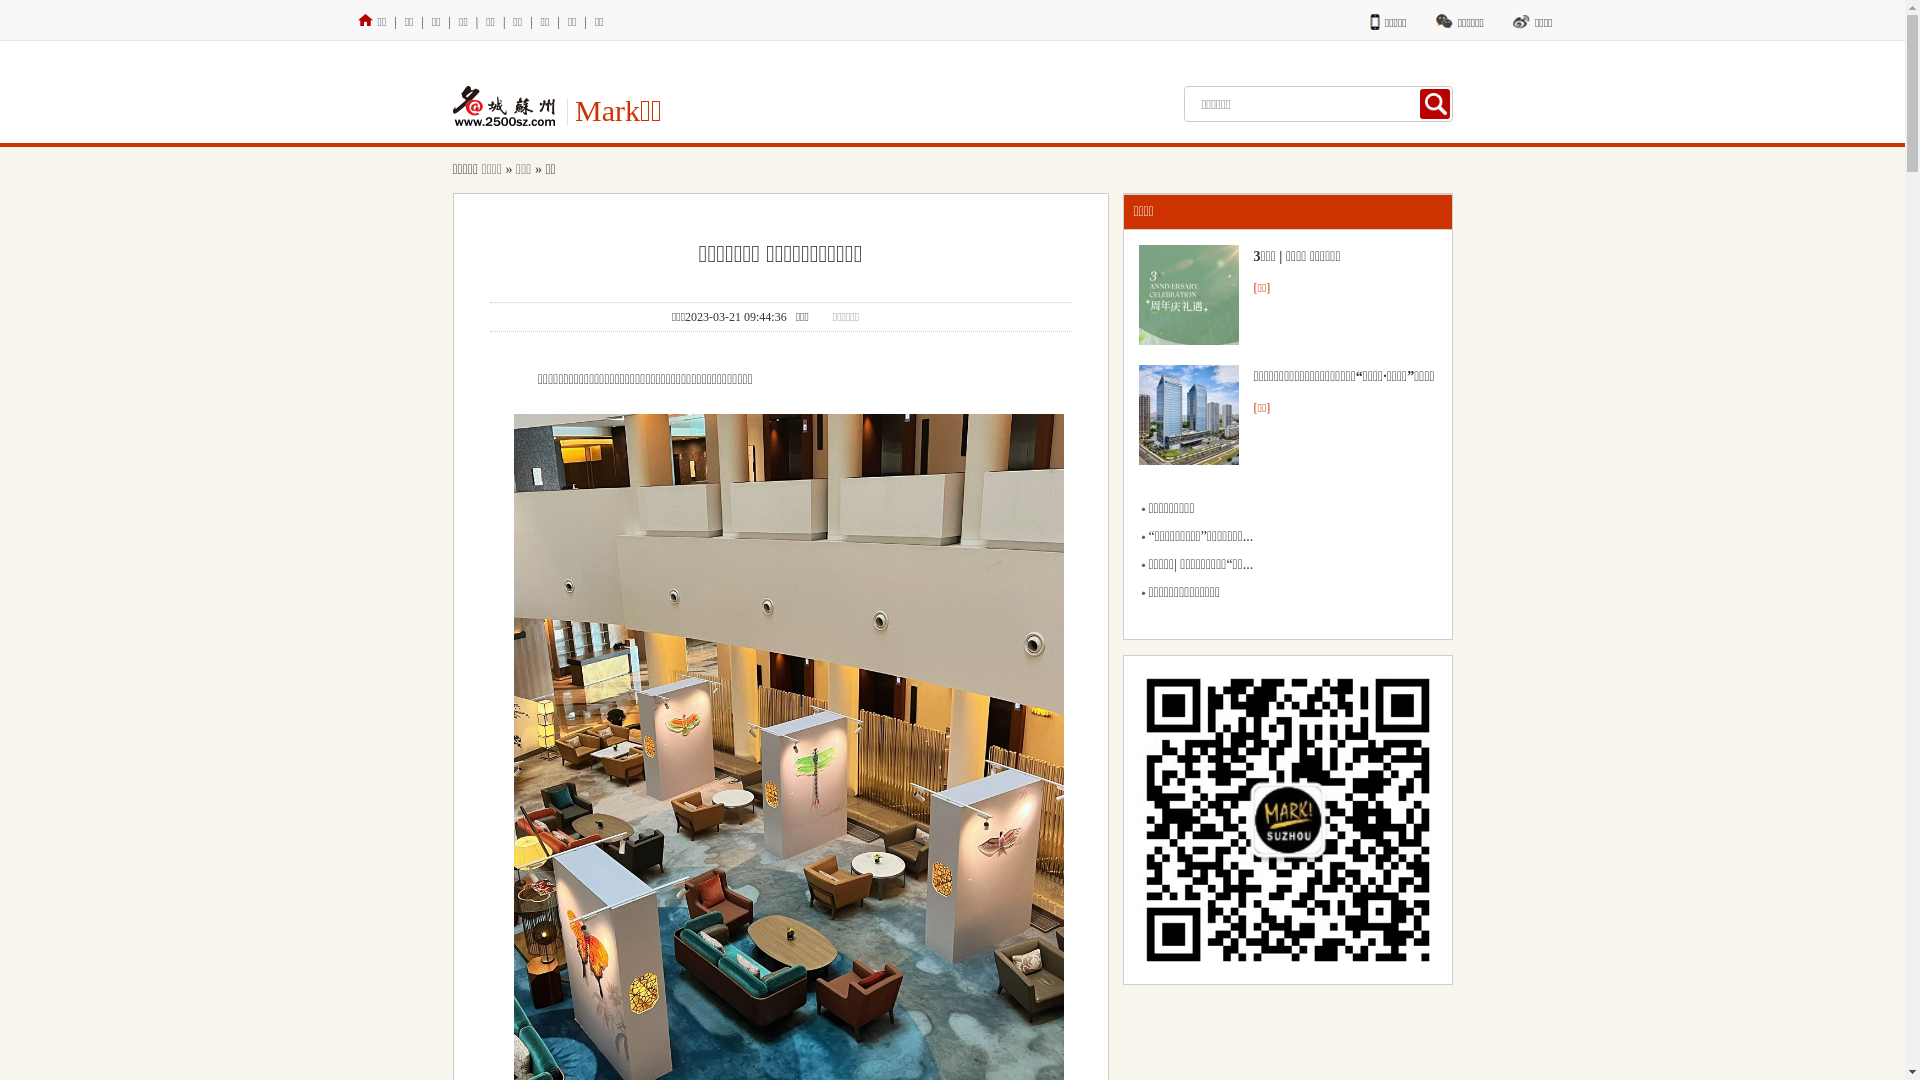  Describe the element at coordinates (1434, 104) in the screenshot. I see `' '` at that location.